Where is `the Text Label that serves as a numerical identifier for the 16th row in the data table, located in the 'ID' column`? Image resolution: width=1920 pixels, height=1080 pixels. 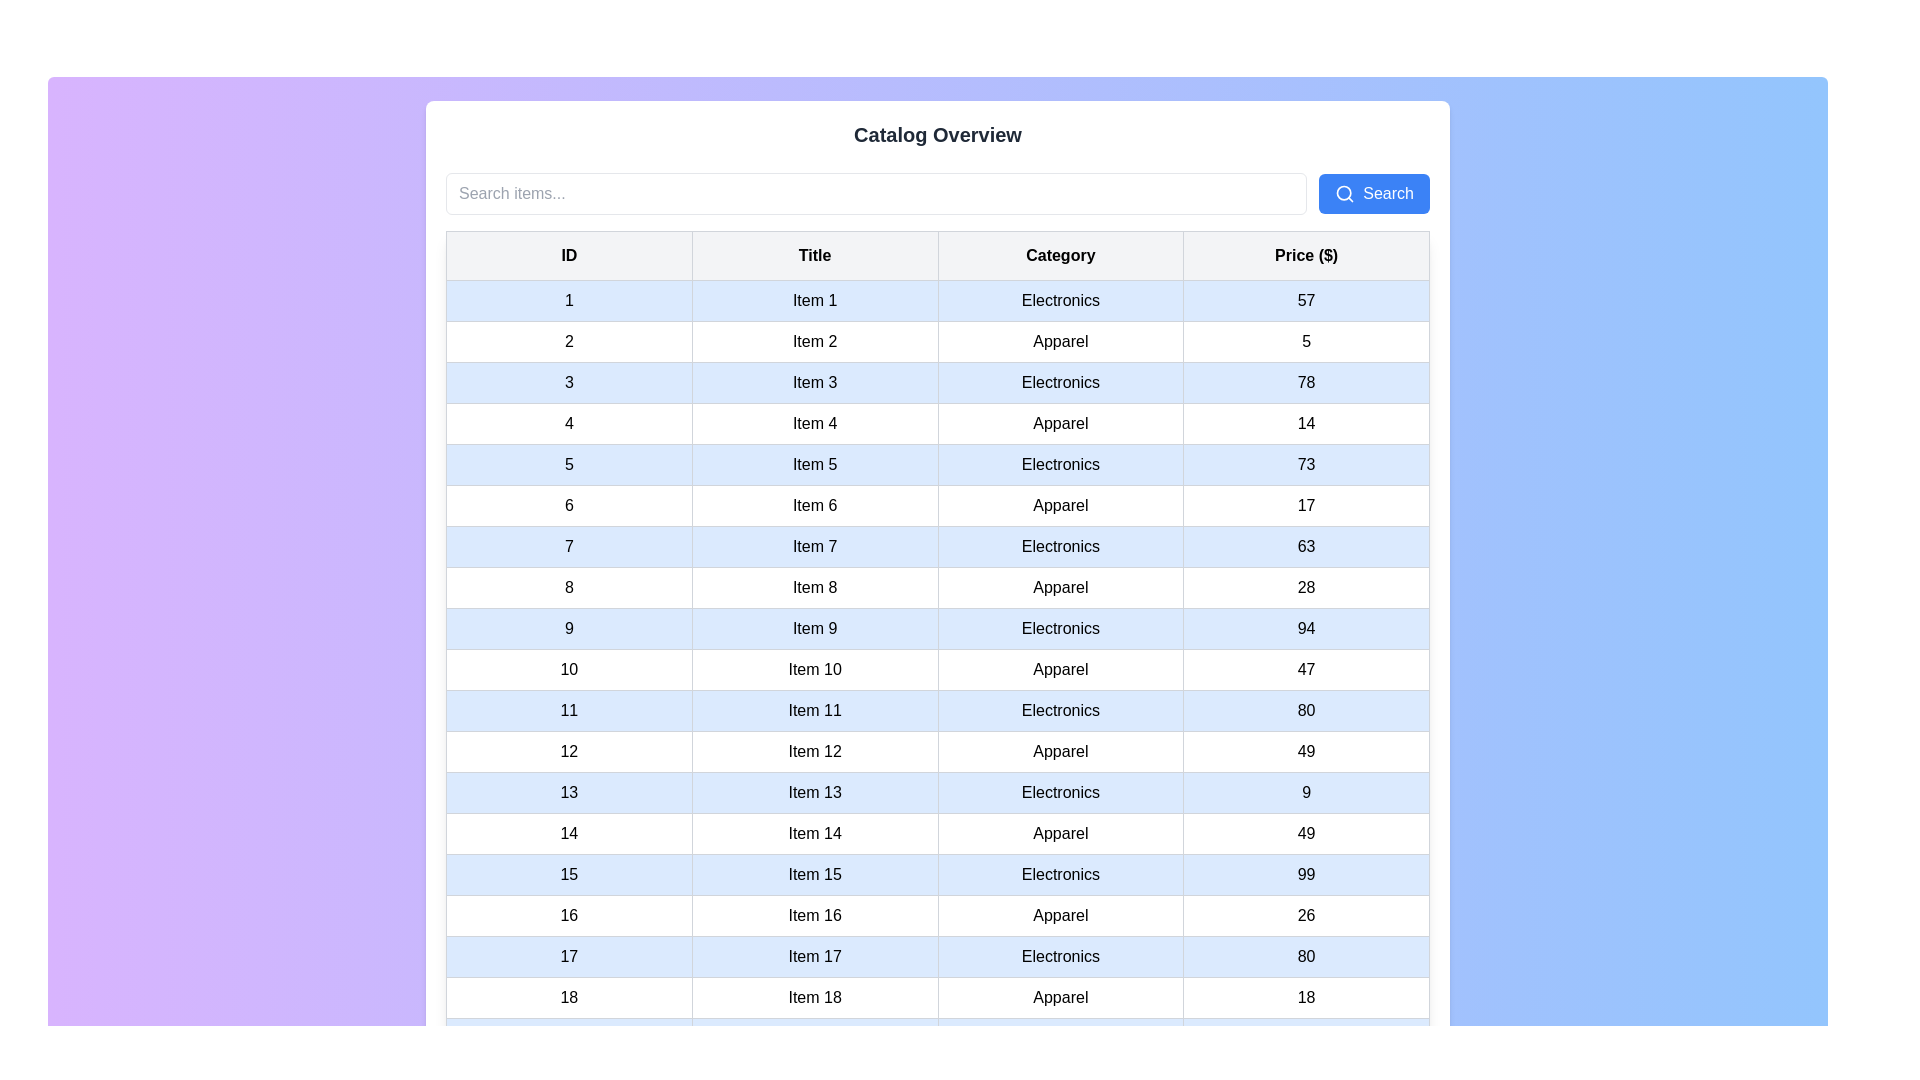 the Text Label that serves as a numerical identifier for the 16th row in the data table, located in the 'ID' column is located at coordinates (568, 915).